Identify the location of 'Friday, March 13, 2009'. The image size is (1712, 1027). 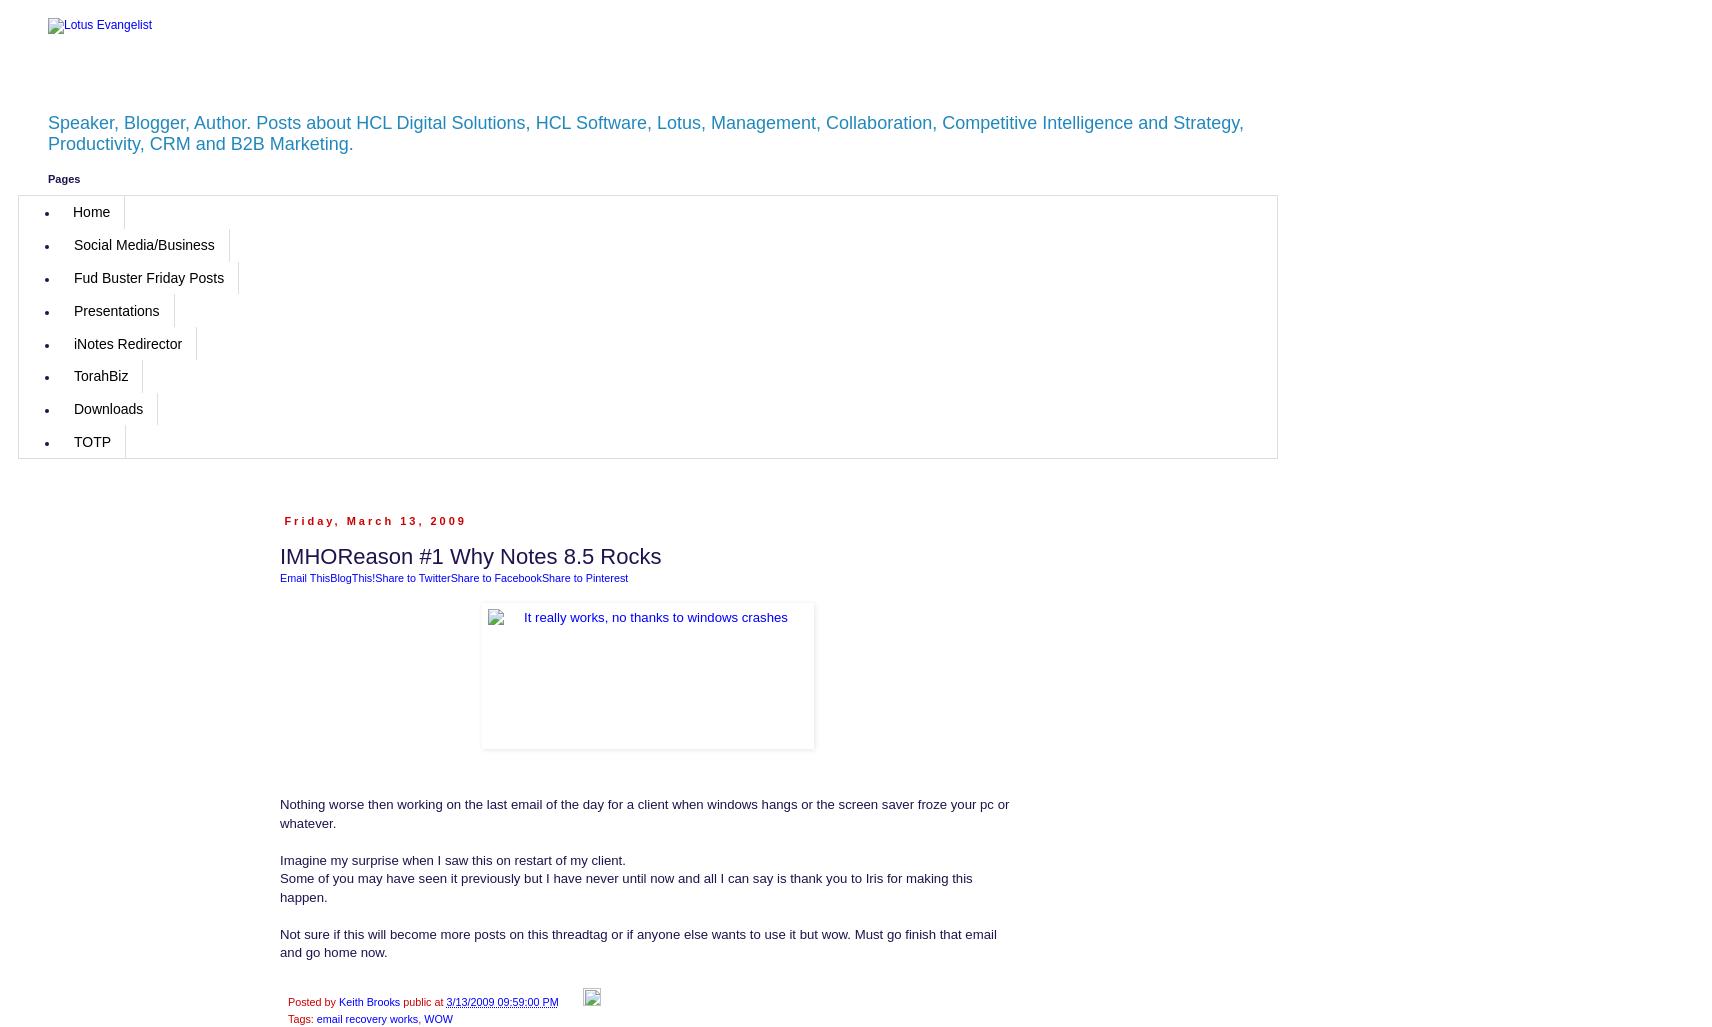
(374, 519).